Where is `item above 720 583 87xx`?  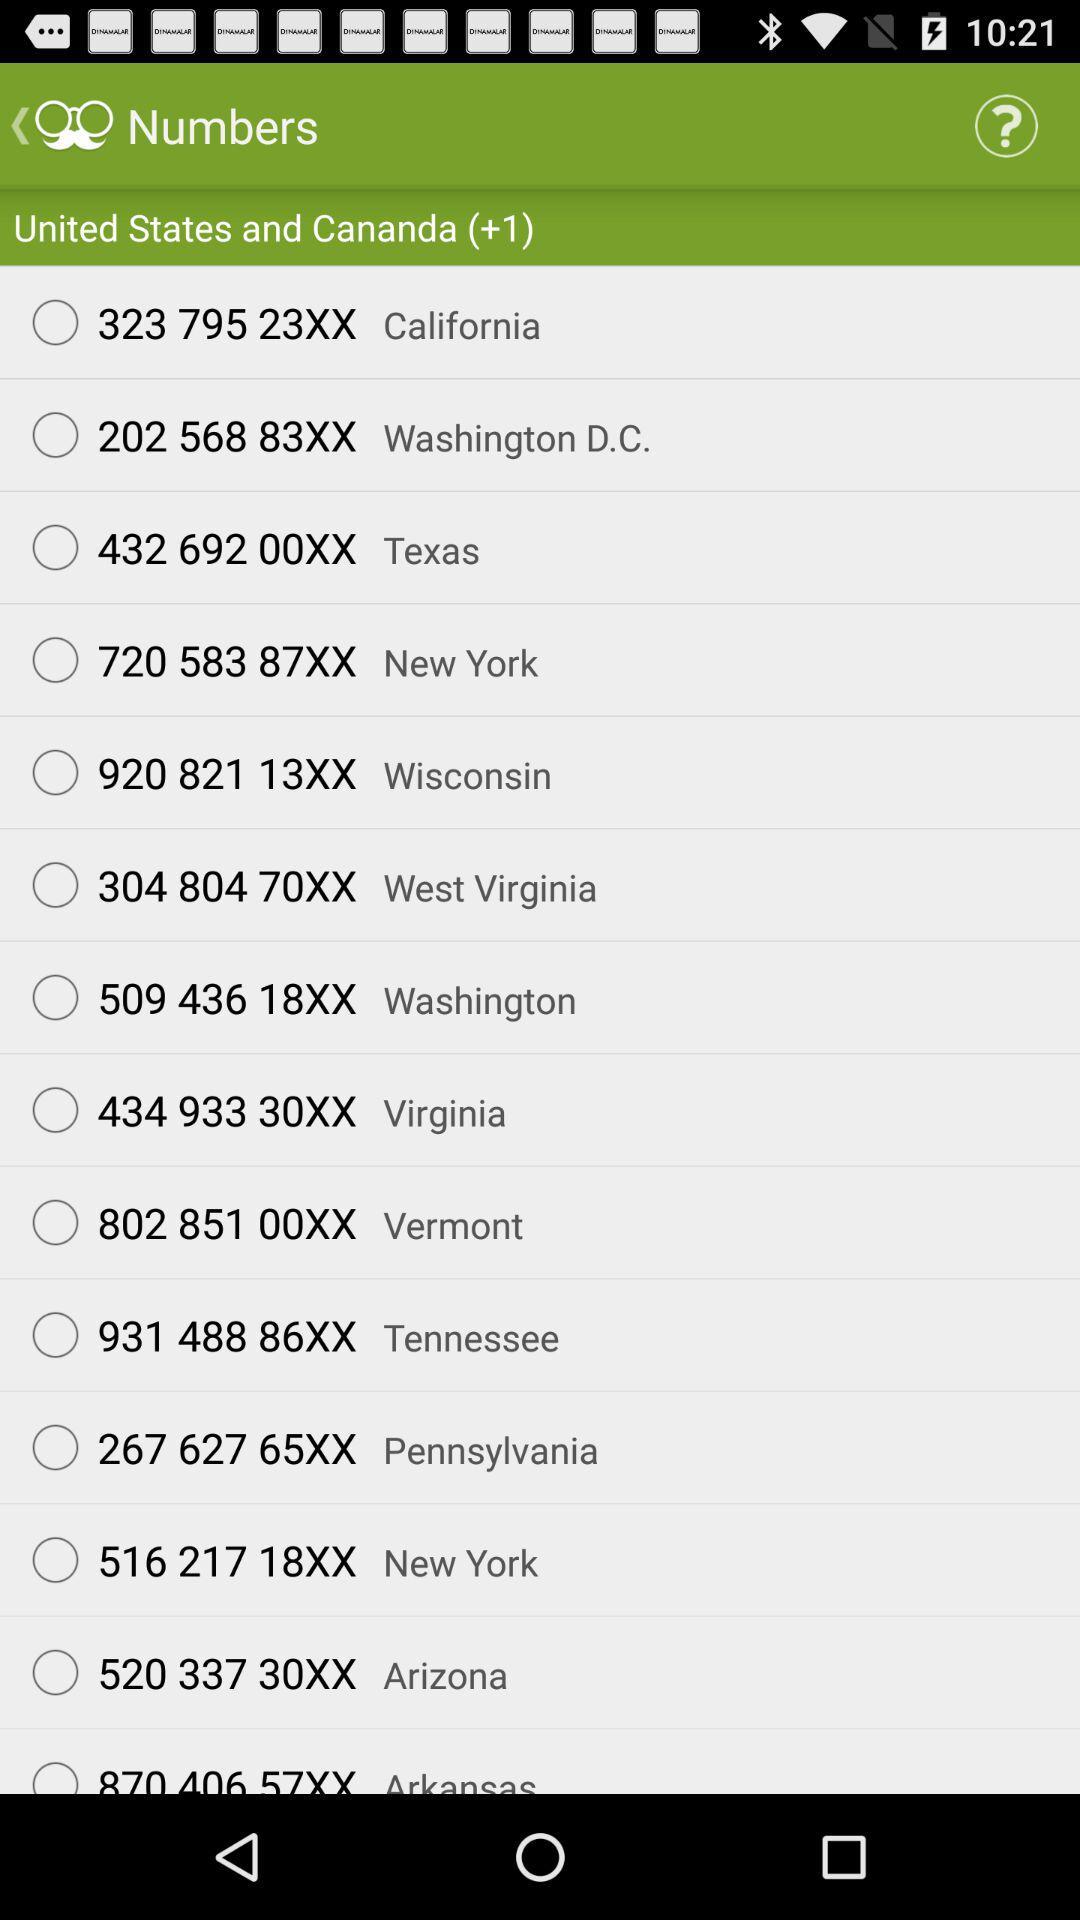
item above 720 583 87xx is located at coordinates (185, 547).